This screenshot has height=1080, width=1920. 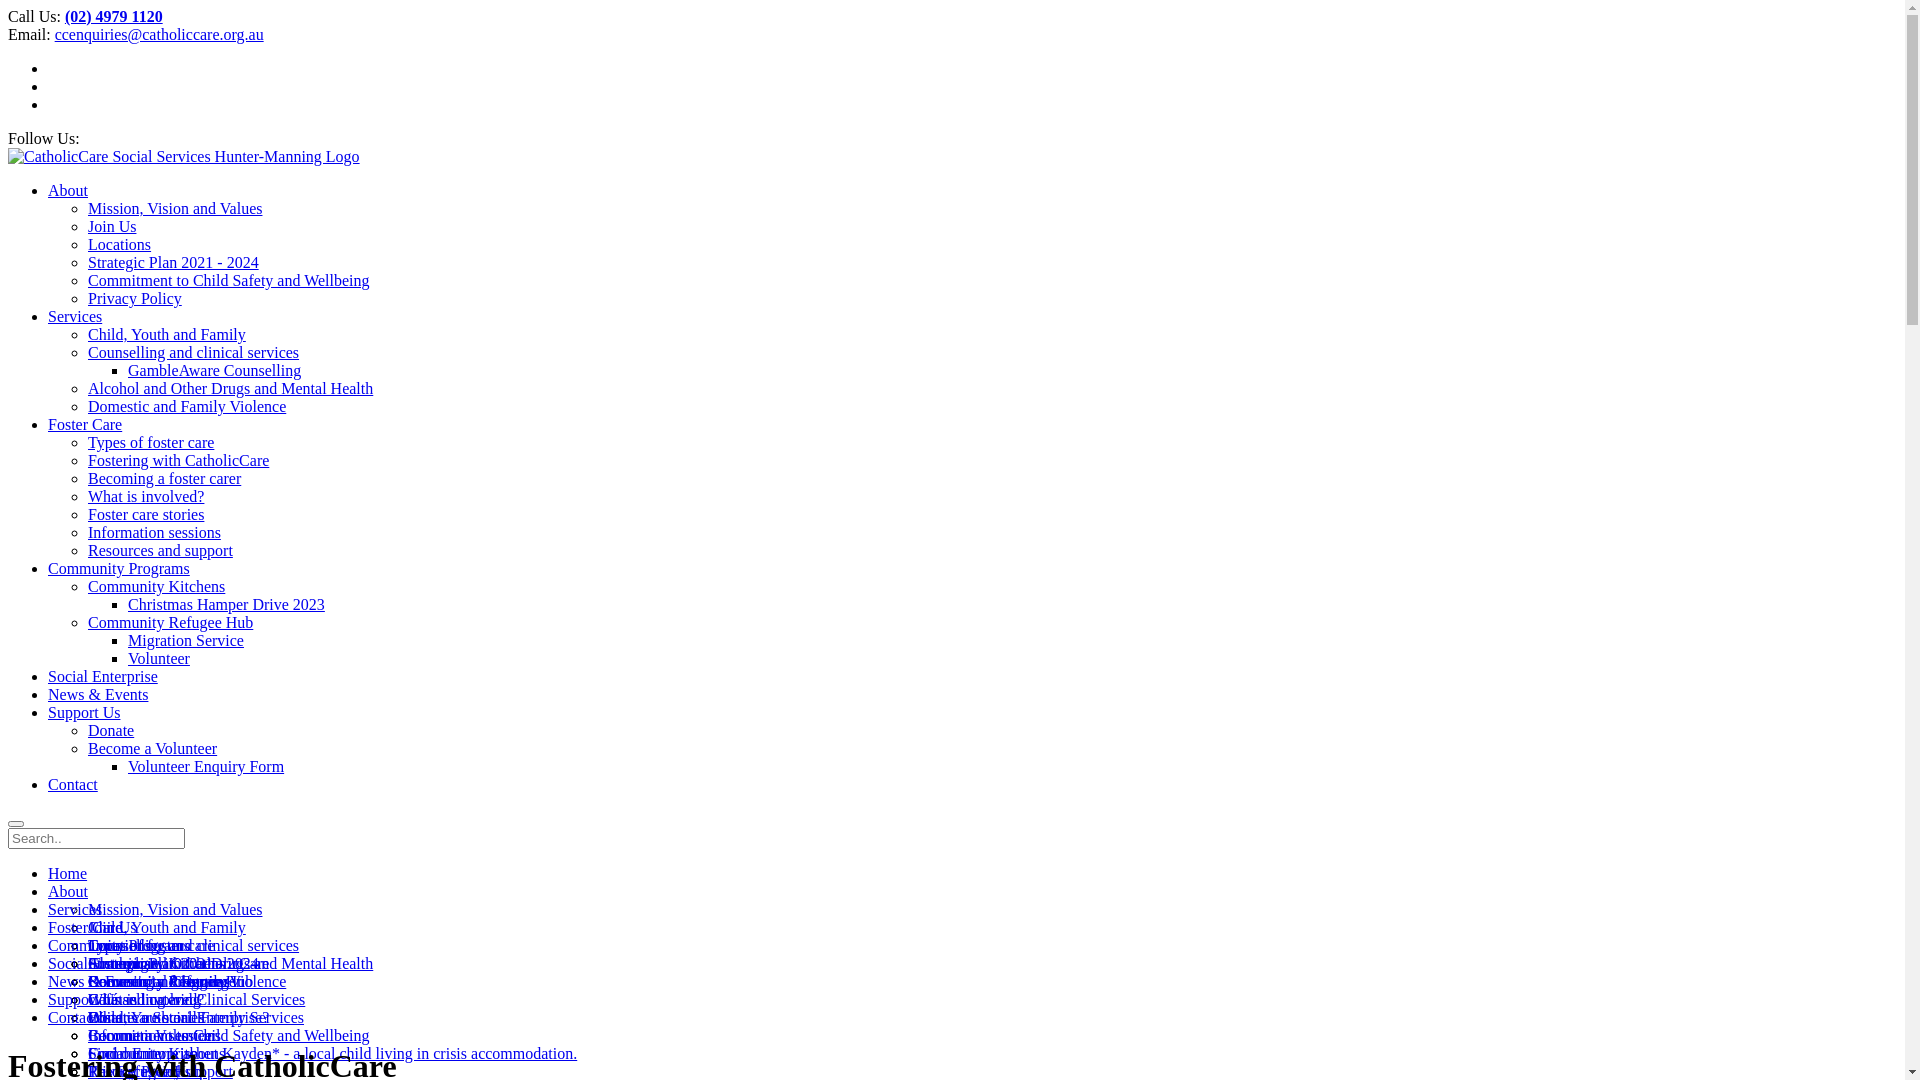 What do you see at coordinates (75, 909) in the screenshot?
I see `'Services'` at bounding box center [75, 909].